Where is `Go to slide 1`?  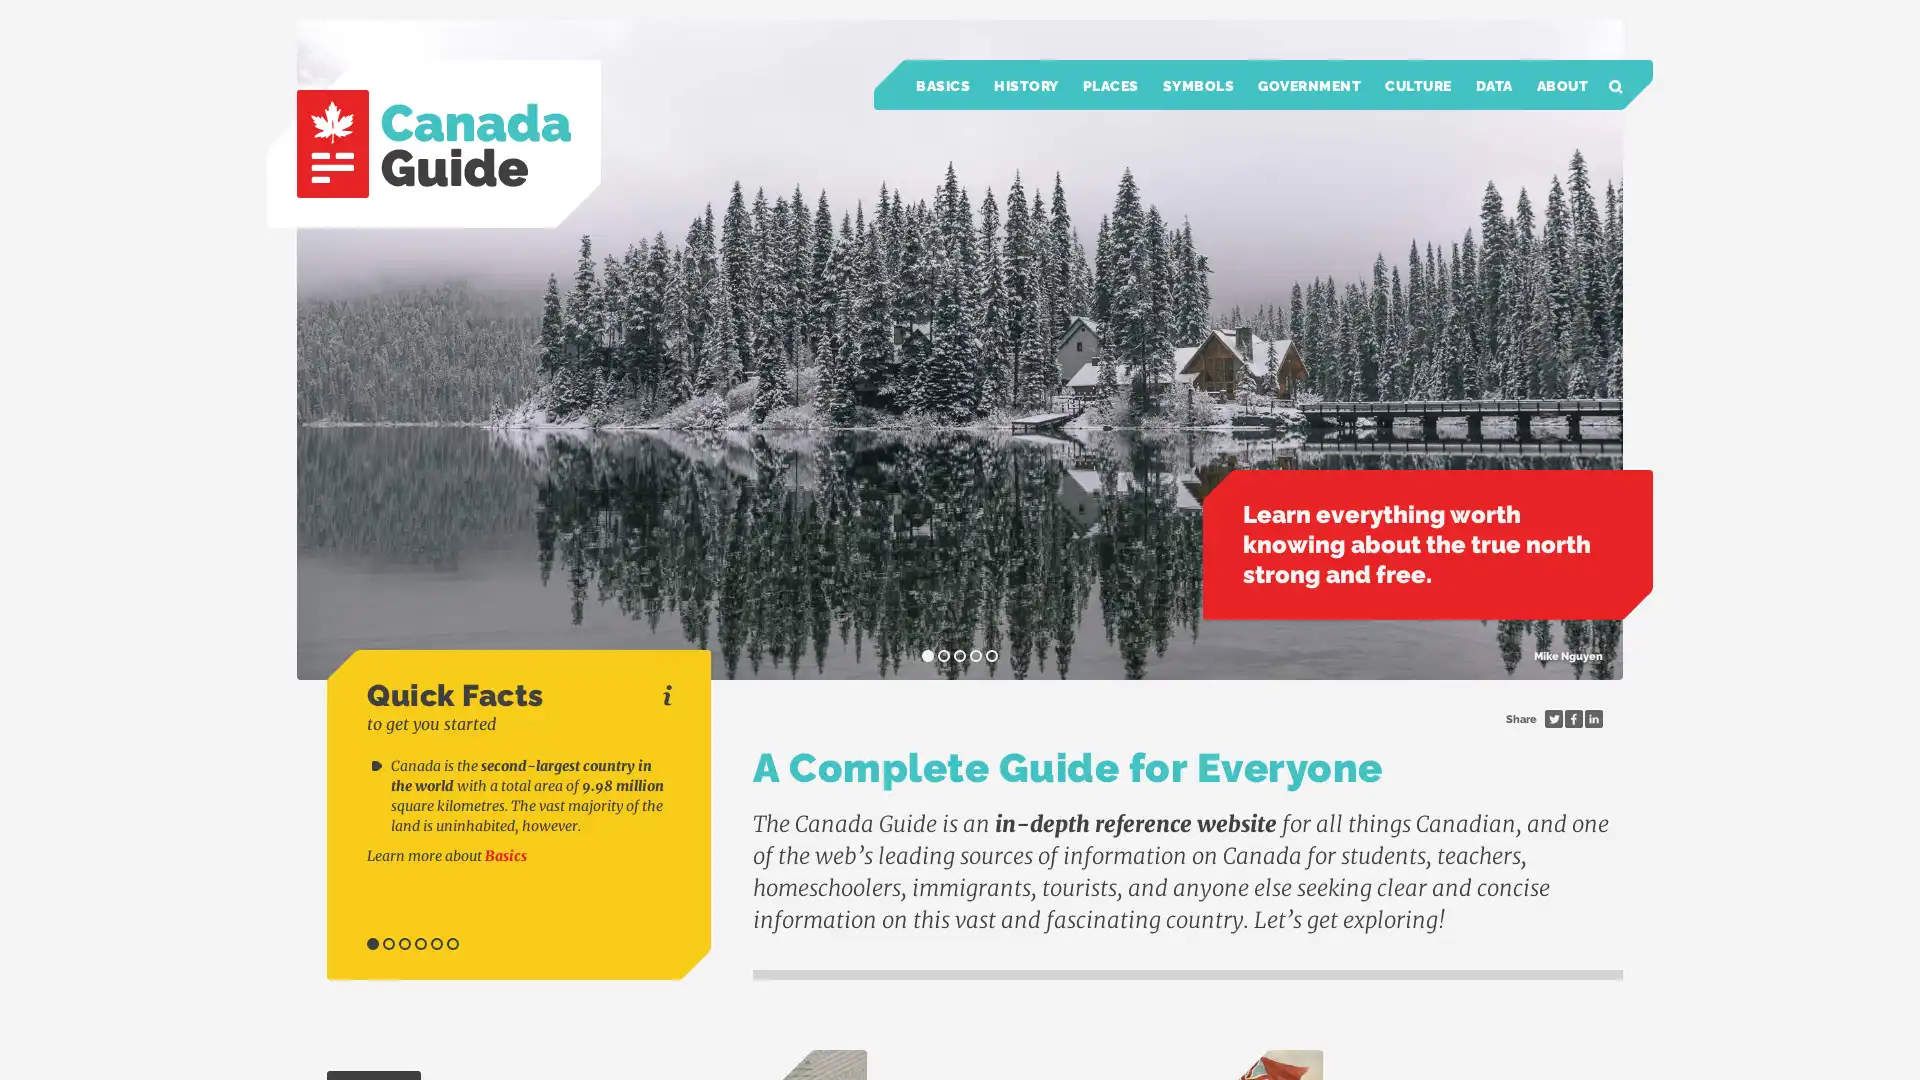
Go to slide 1 is located at coordinates (926, 655).